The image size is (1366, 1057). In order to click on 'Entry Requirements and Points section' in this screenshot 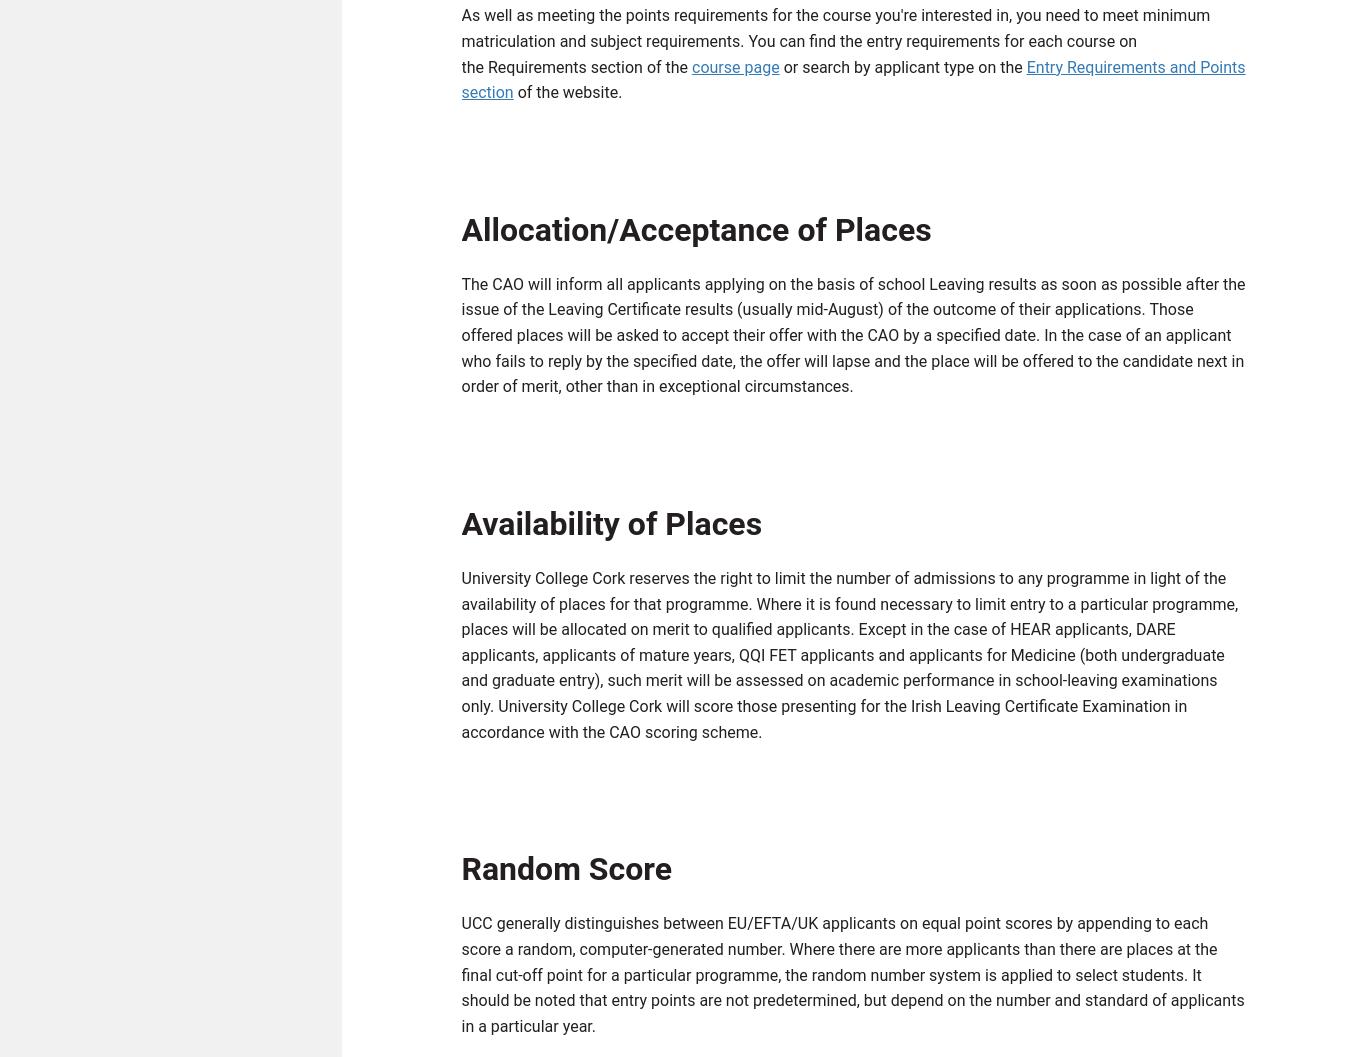, I will do `click(461, 83)`.